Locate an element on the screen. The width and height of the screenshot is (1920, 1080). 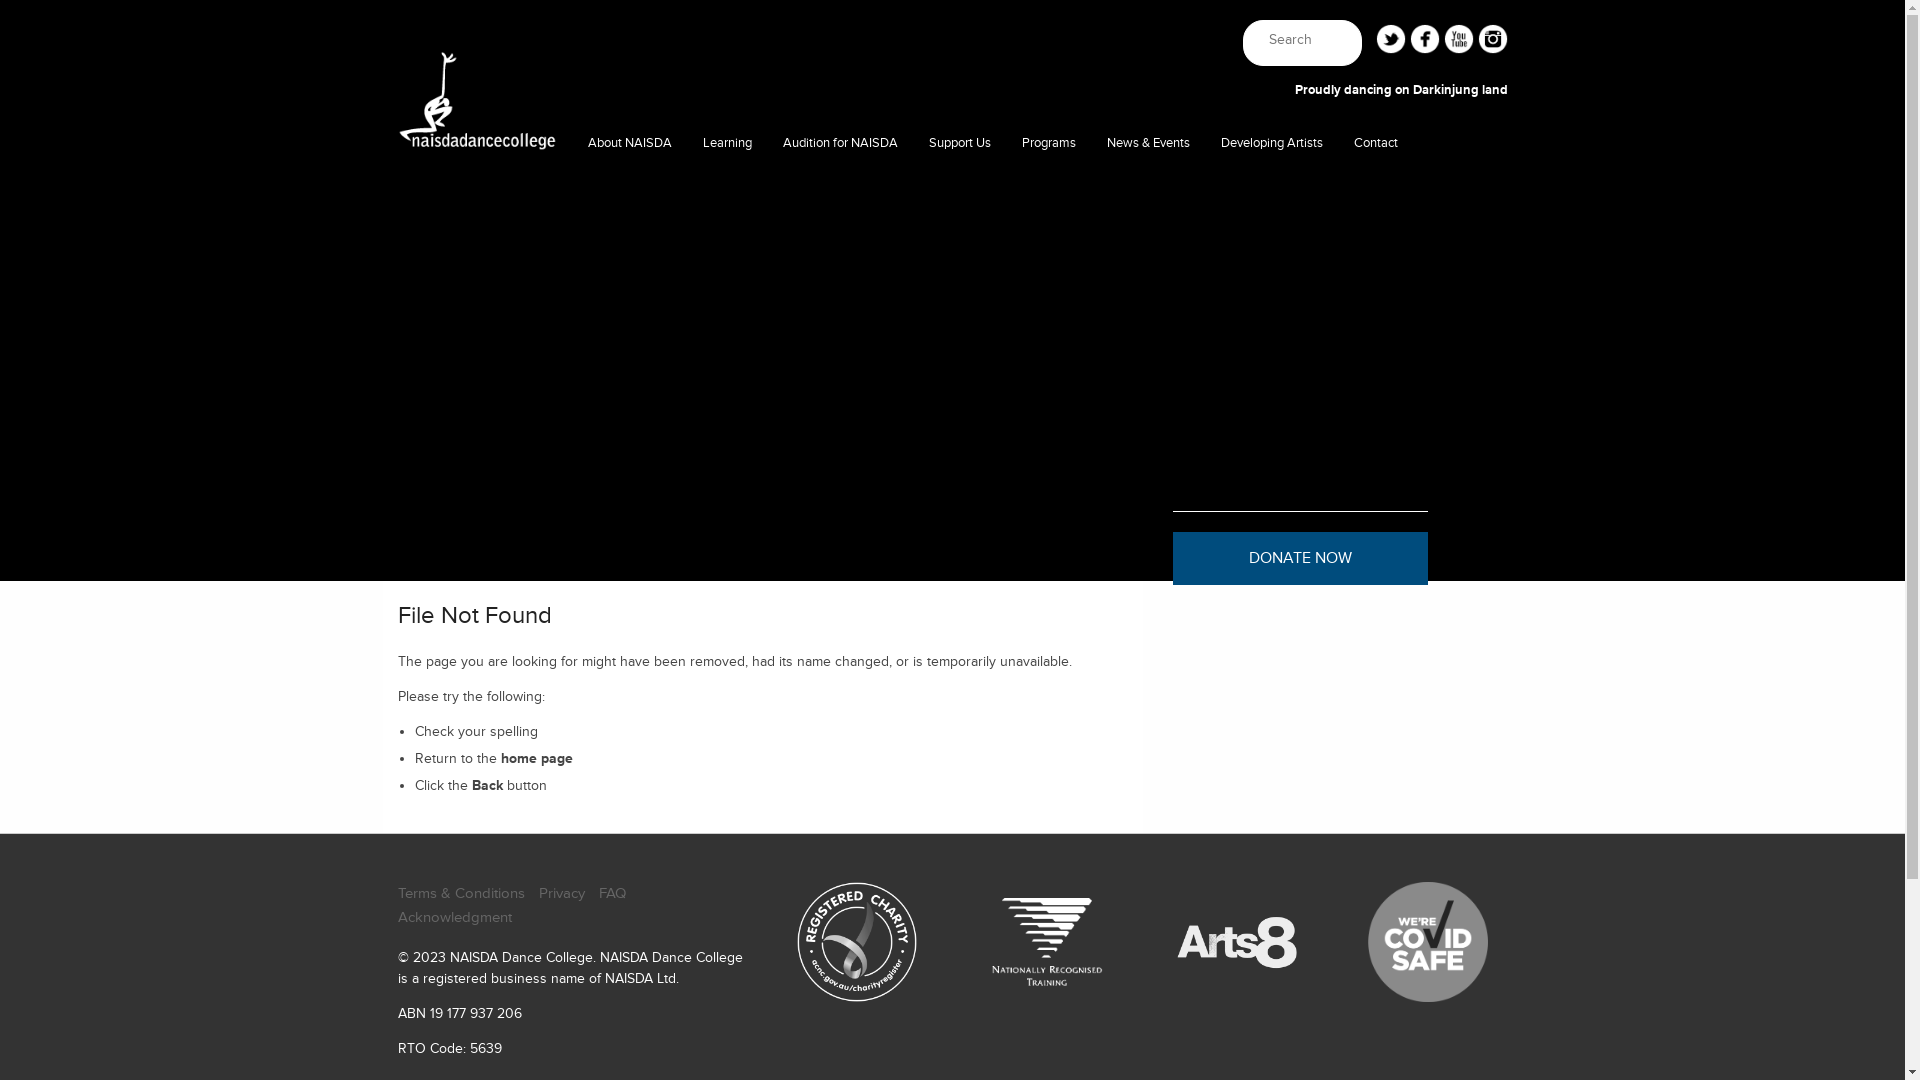
'home page' is located at coordinates (537, 758).